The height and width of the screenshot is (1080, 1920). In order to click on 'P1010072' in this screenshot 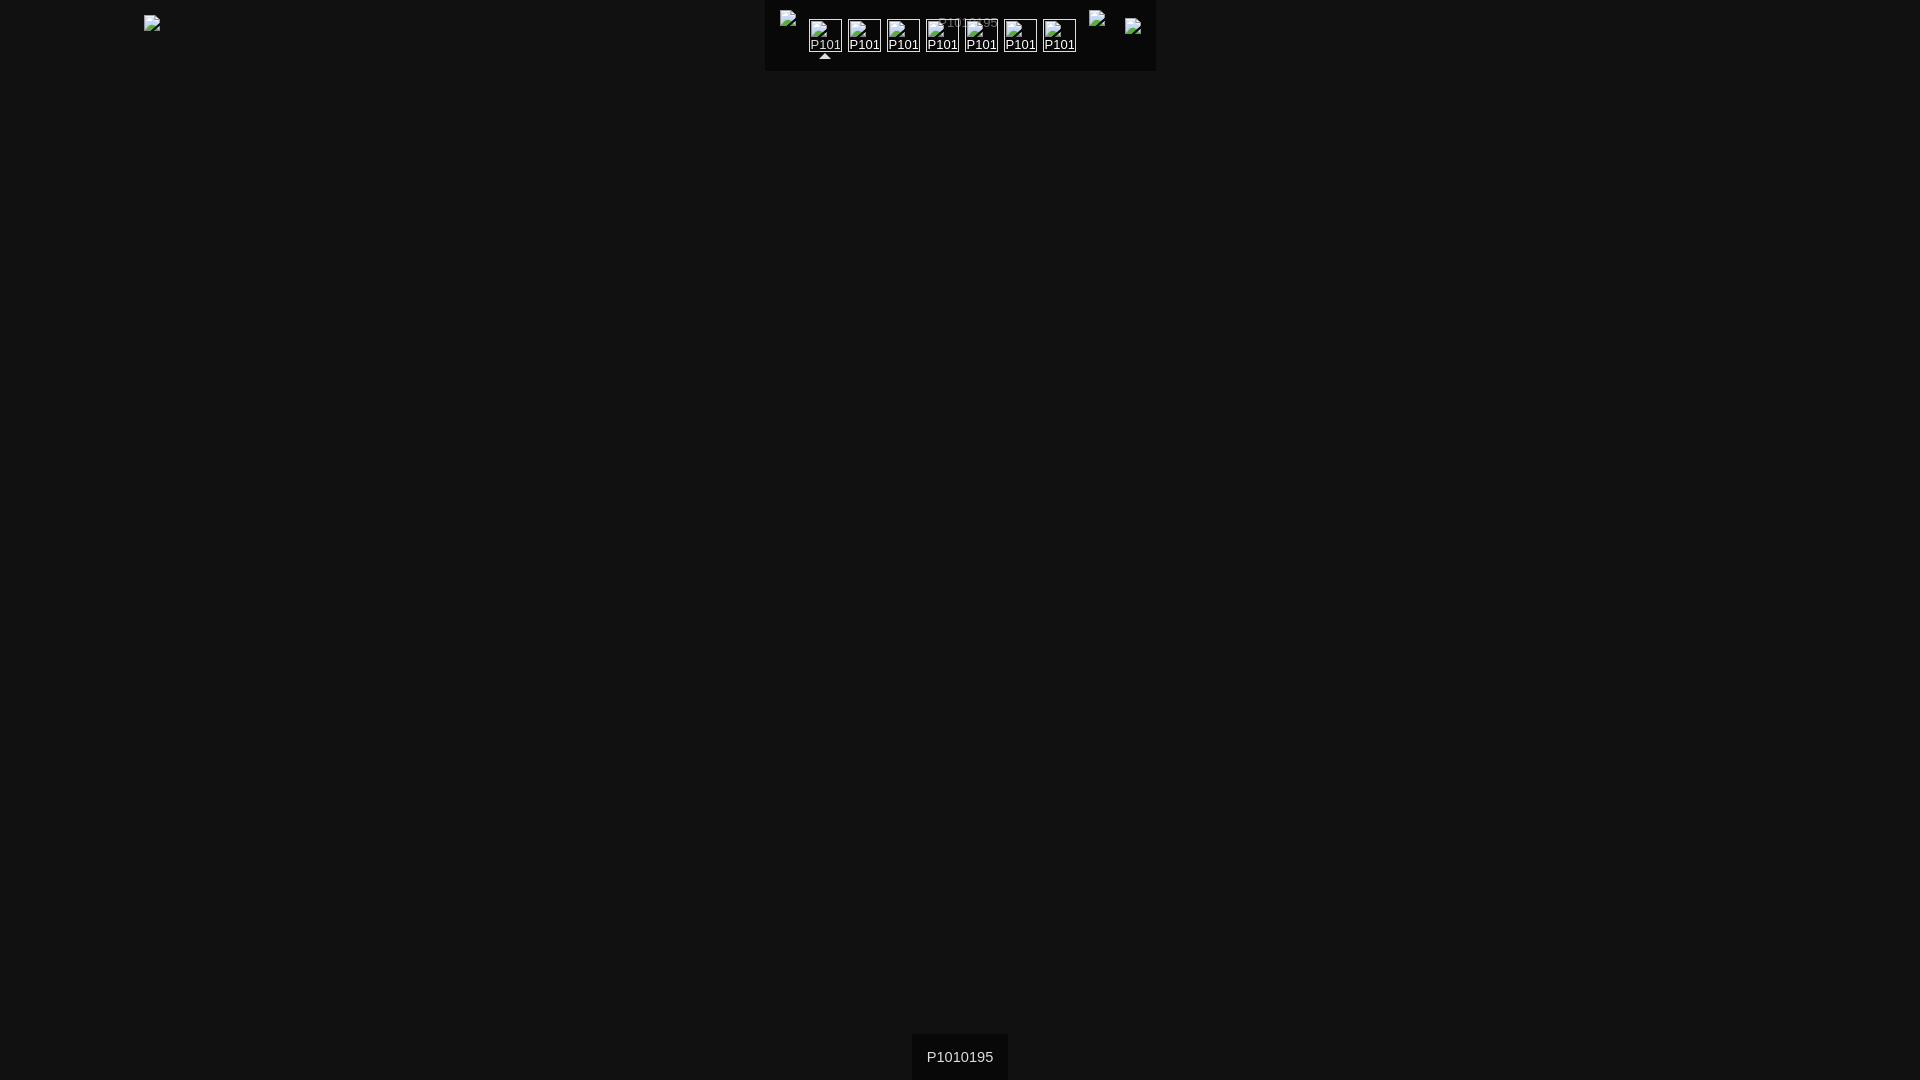, I will do `click(864, 35)`.